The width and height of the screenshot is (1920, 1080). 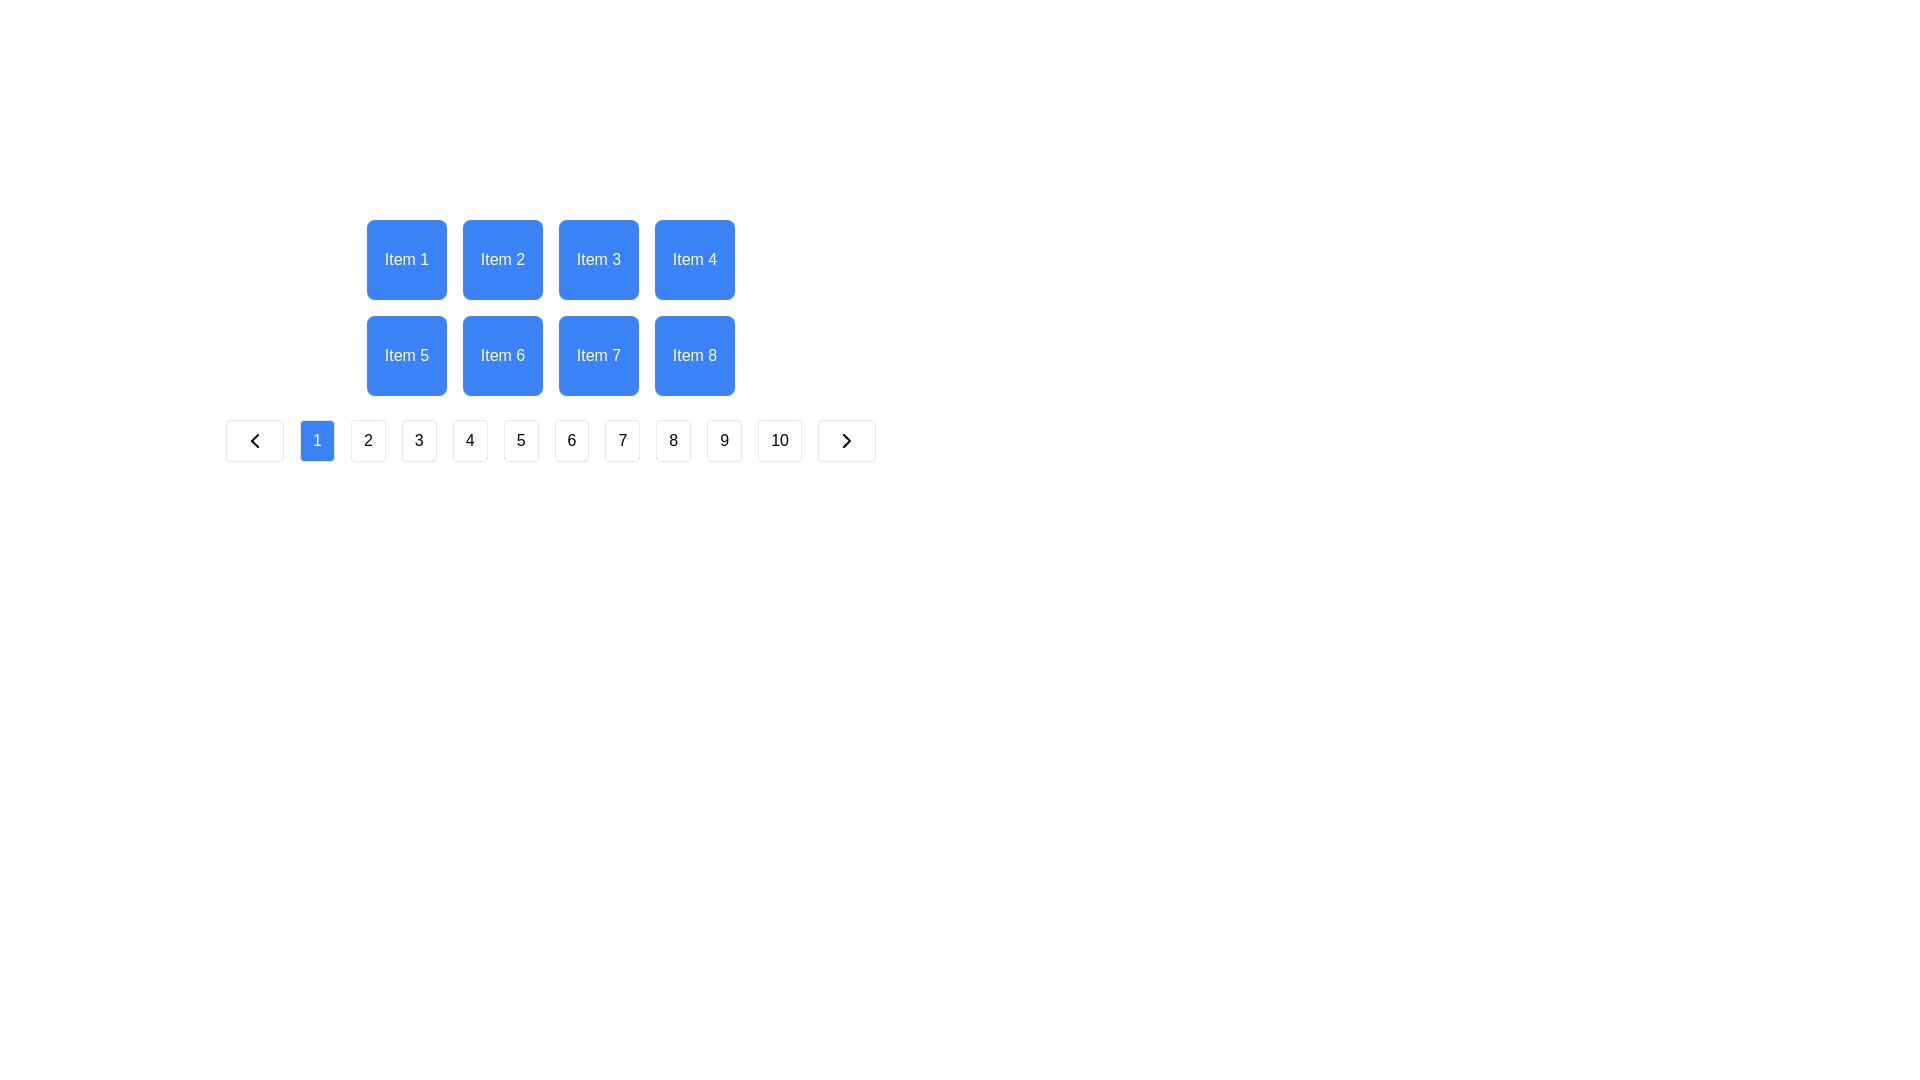 What do you see at coordinates (695, 354) in the screenshot?
I see `the button labeled 'Item 8' located at the bottom-right corner of the 4x2 grid layout` at bounding box center [695, 354].